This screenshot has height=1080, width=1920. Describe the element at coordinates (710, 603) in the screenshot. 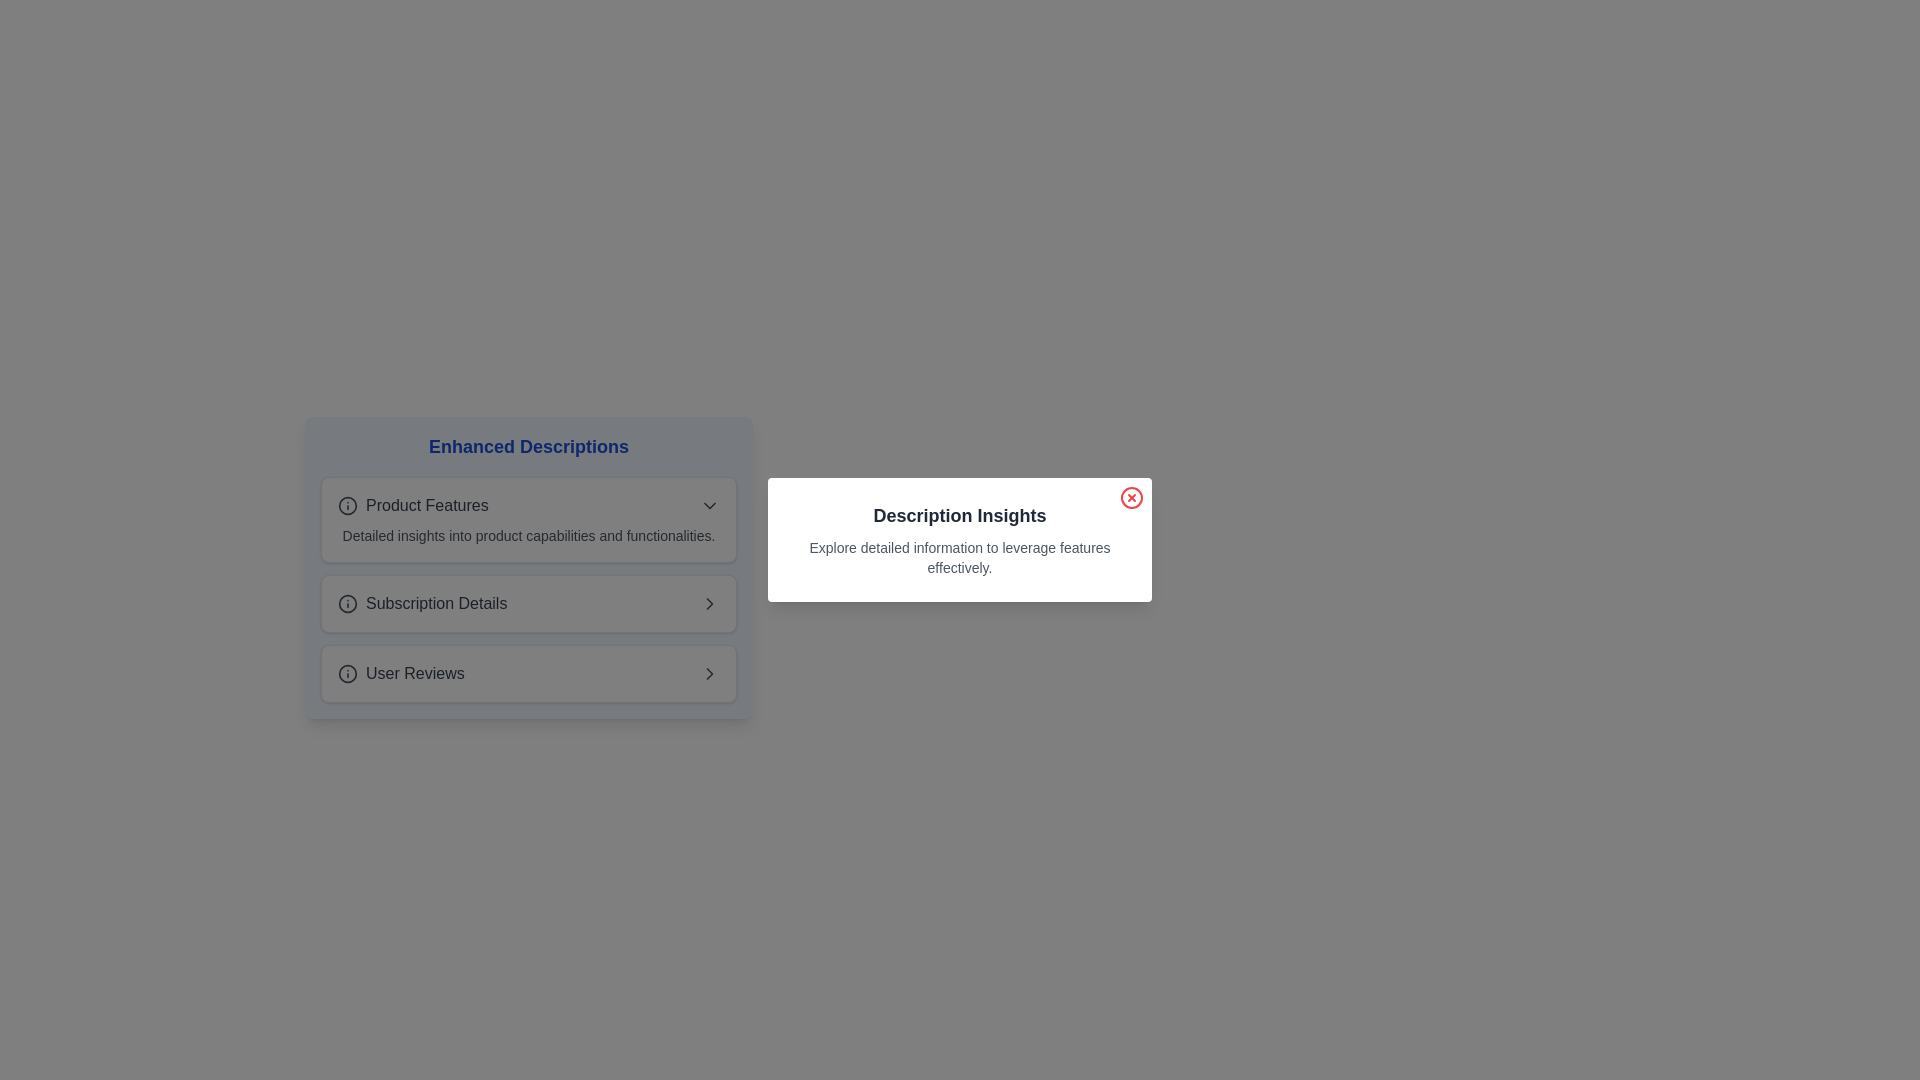

I see `the chevron icon on the right side of the 'Subscription Details' option` at that location.